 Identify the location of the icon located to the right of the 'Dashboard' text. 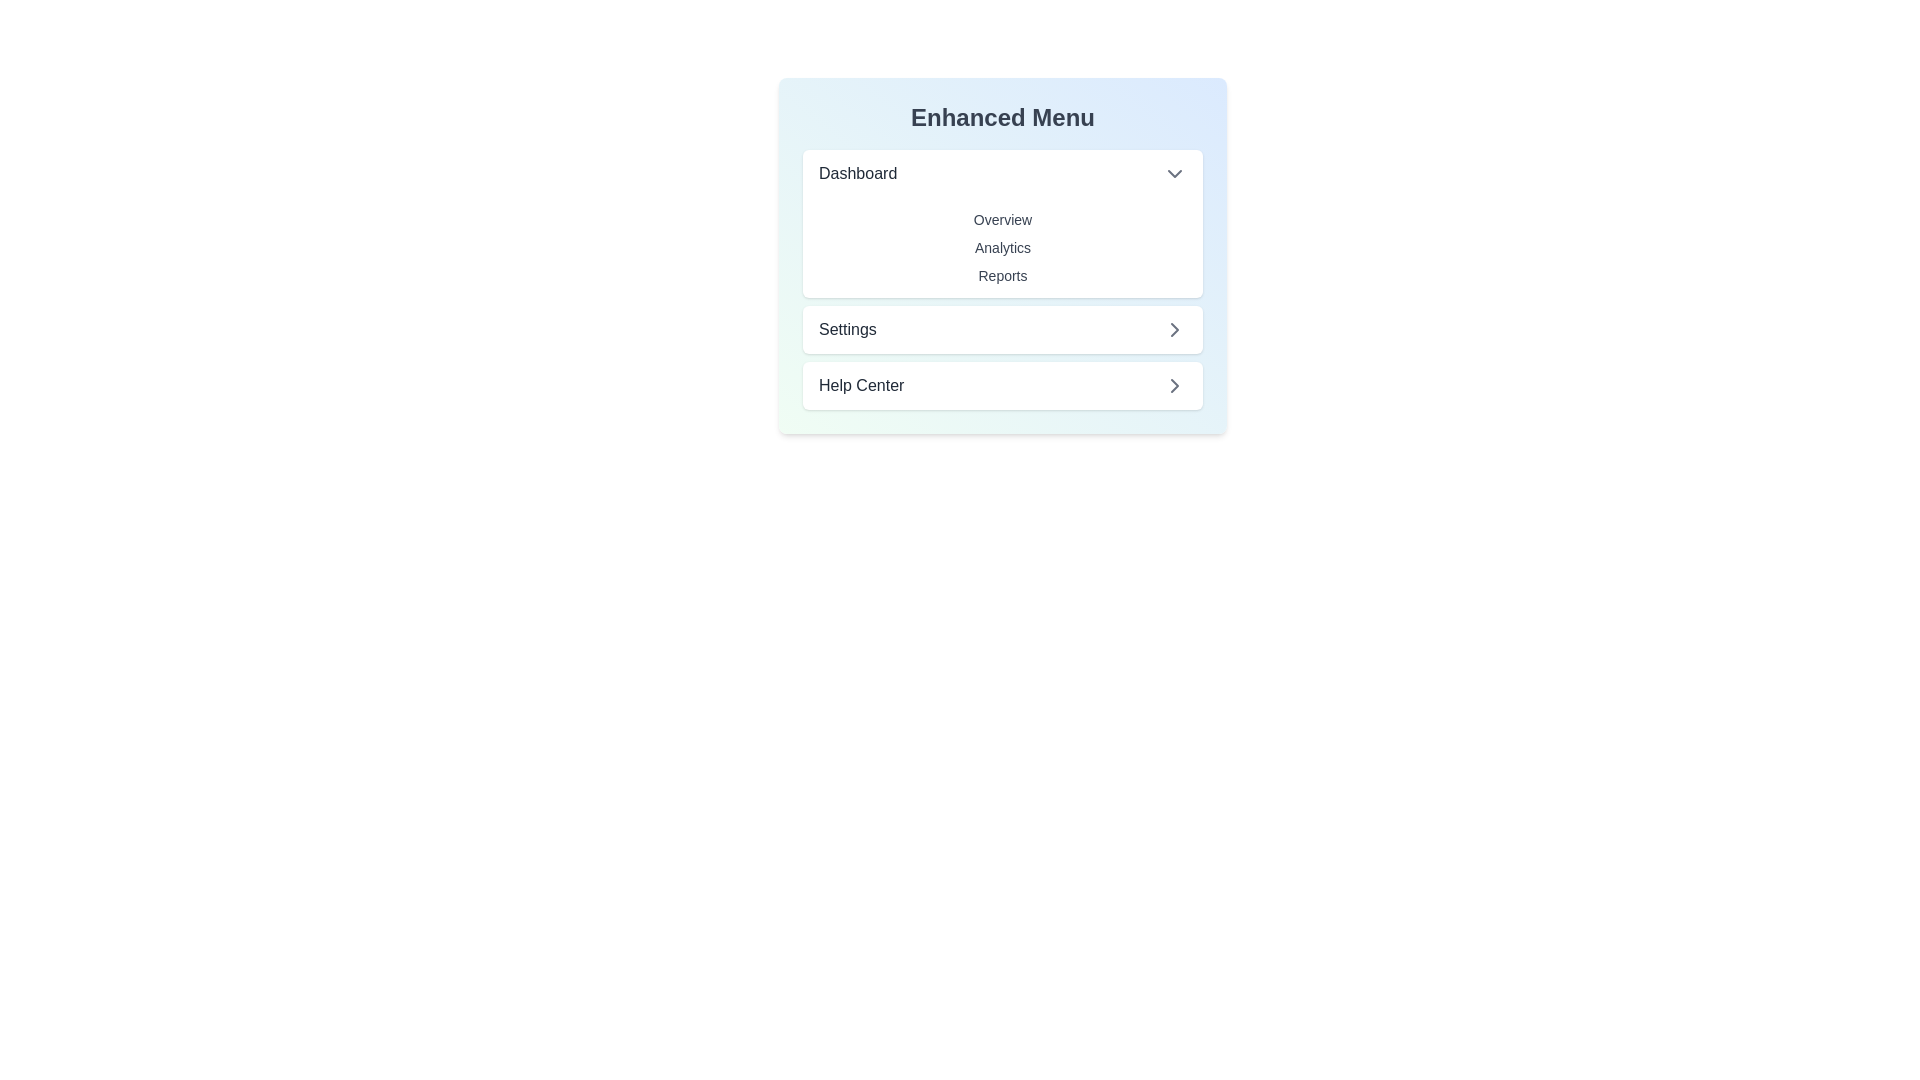
(1175, 172).